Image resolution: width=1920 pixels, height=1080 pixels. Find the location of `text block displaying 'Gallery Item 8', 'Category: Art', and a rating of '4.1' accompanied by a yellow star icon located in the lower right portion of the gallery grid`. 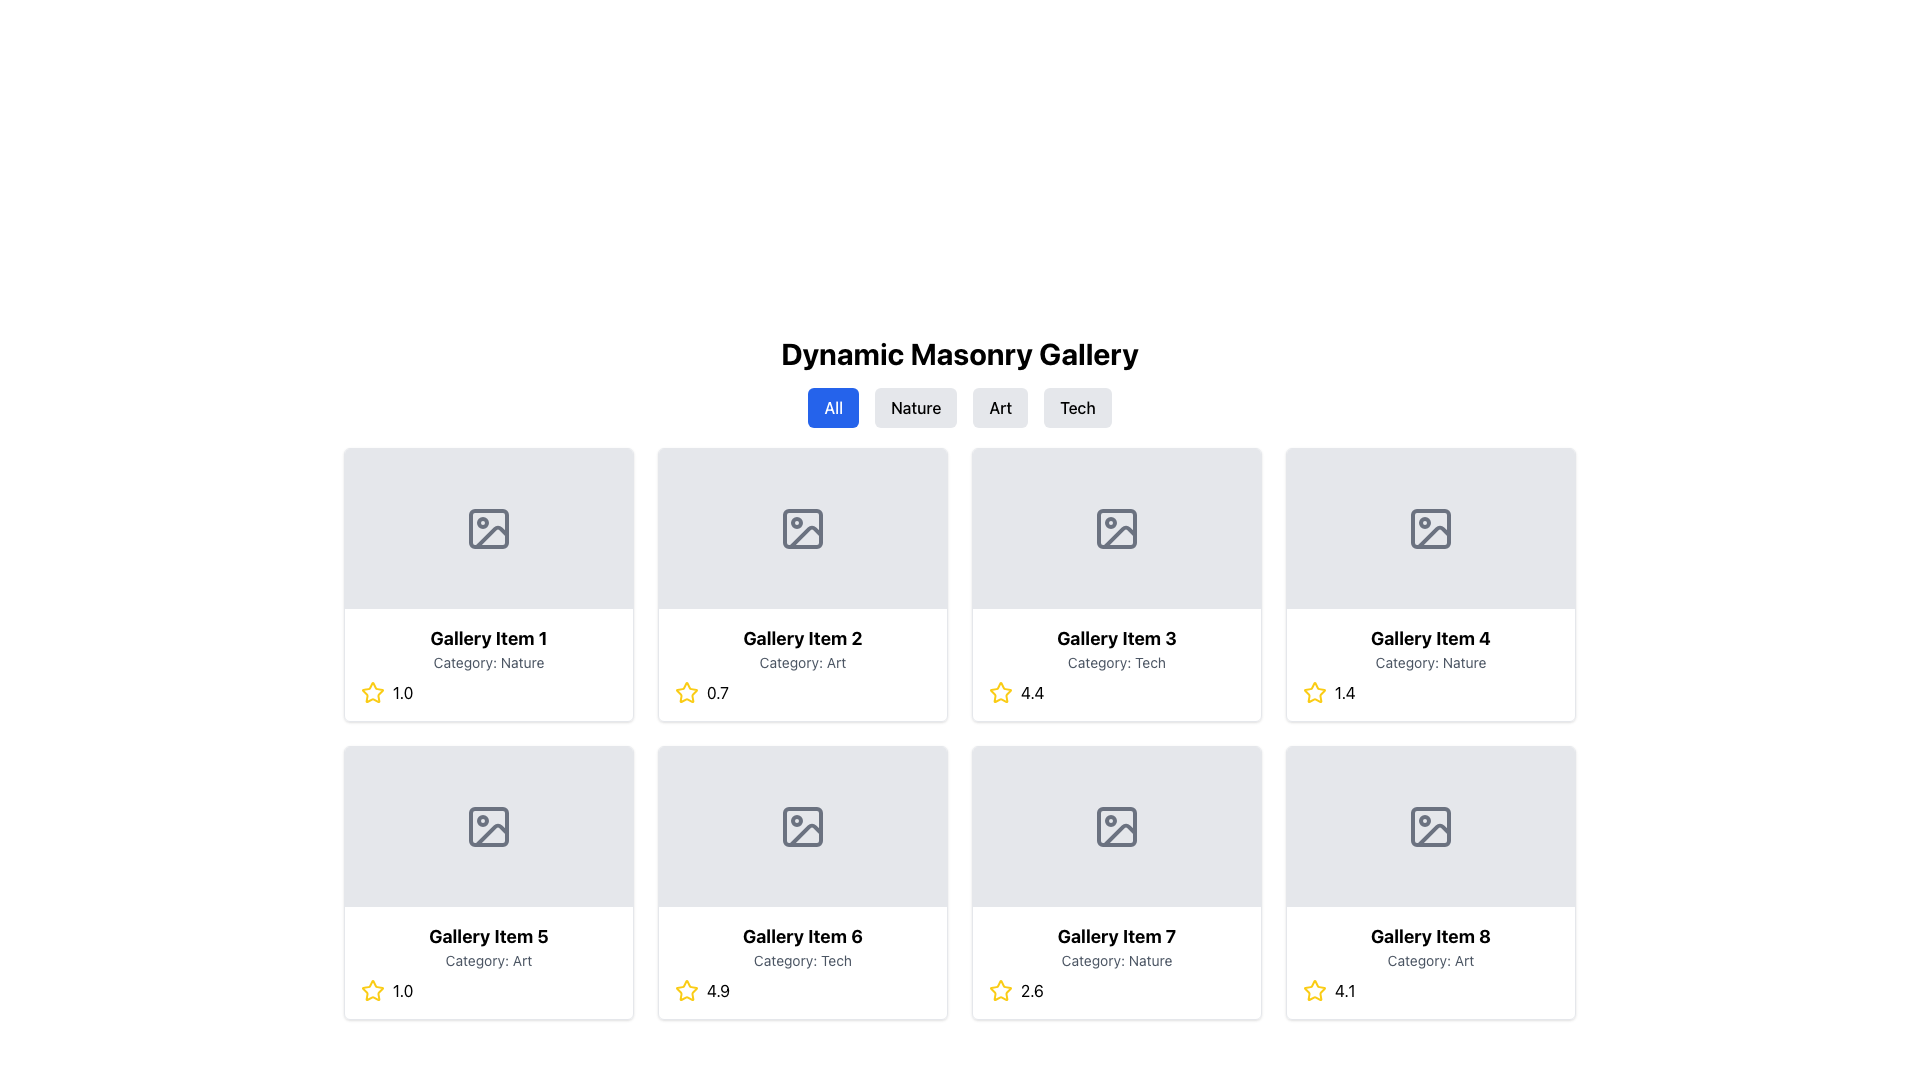

text block displaying 'Gallery Item 8', 'Category: Art', and a rating of '4.1' accompanied by a yellow star icon located in the lower right portion of the gallery grid is located at coordinates (1429, 962).